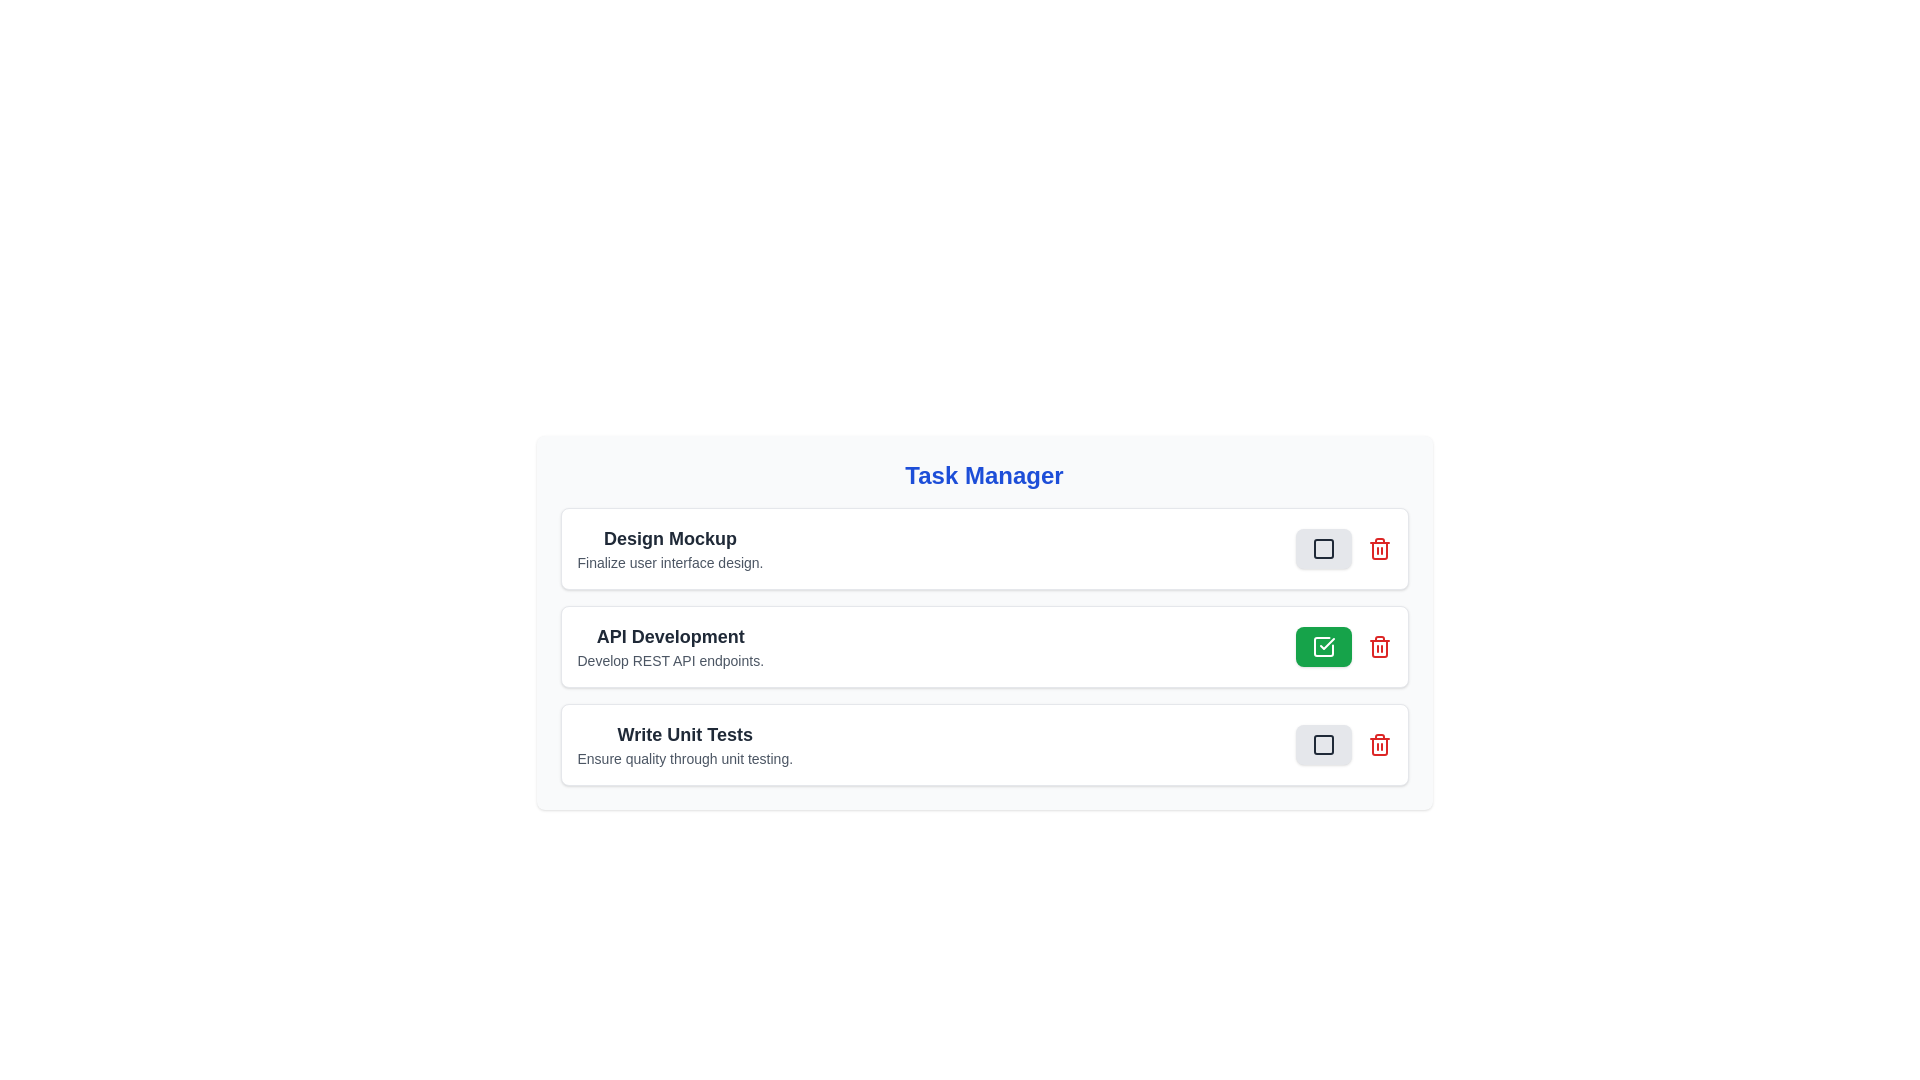 The height and width of the screenshot is (1080, 1920). I want to click on the Title Text Block that identifies a task item in the task list interface, located above the description 'Ensure quality through unit testing.', so click(685, 735).